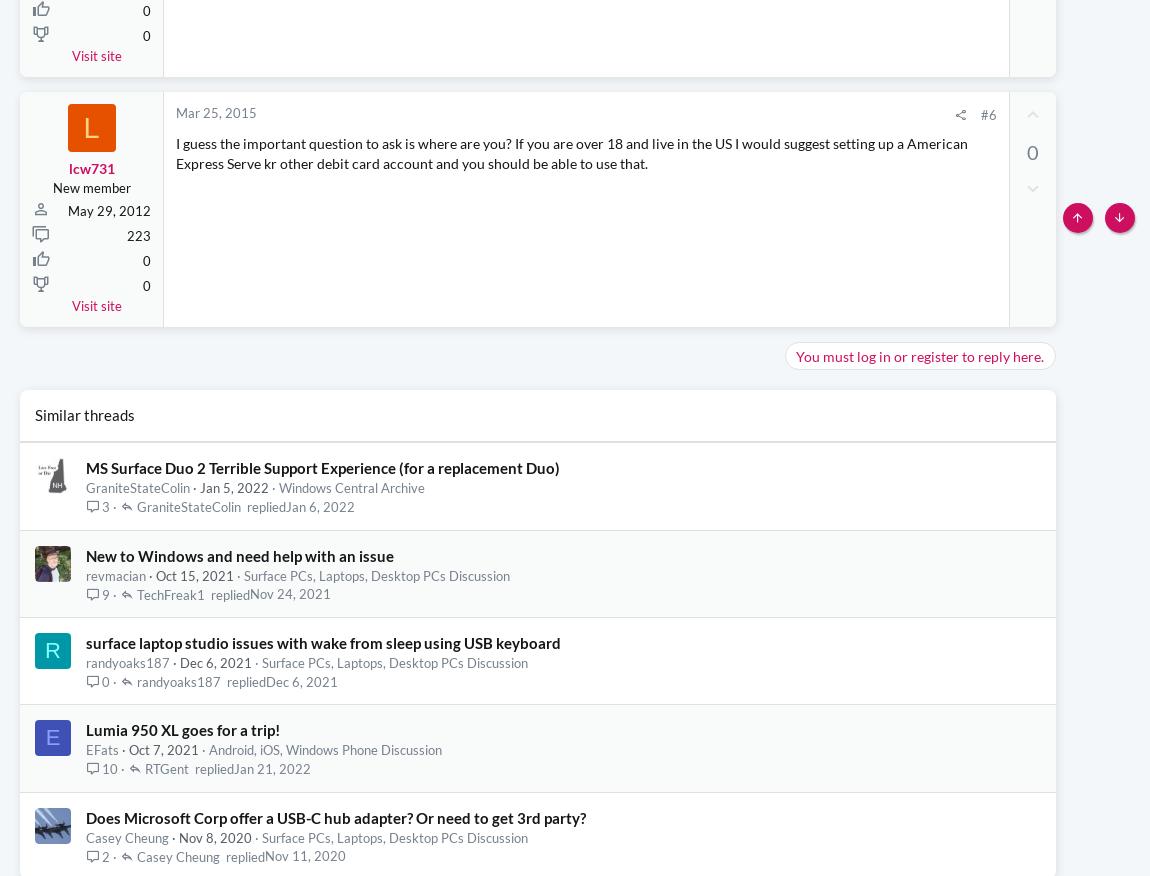  I want to click on '3', so click(105, 546).